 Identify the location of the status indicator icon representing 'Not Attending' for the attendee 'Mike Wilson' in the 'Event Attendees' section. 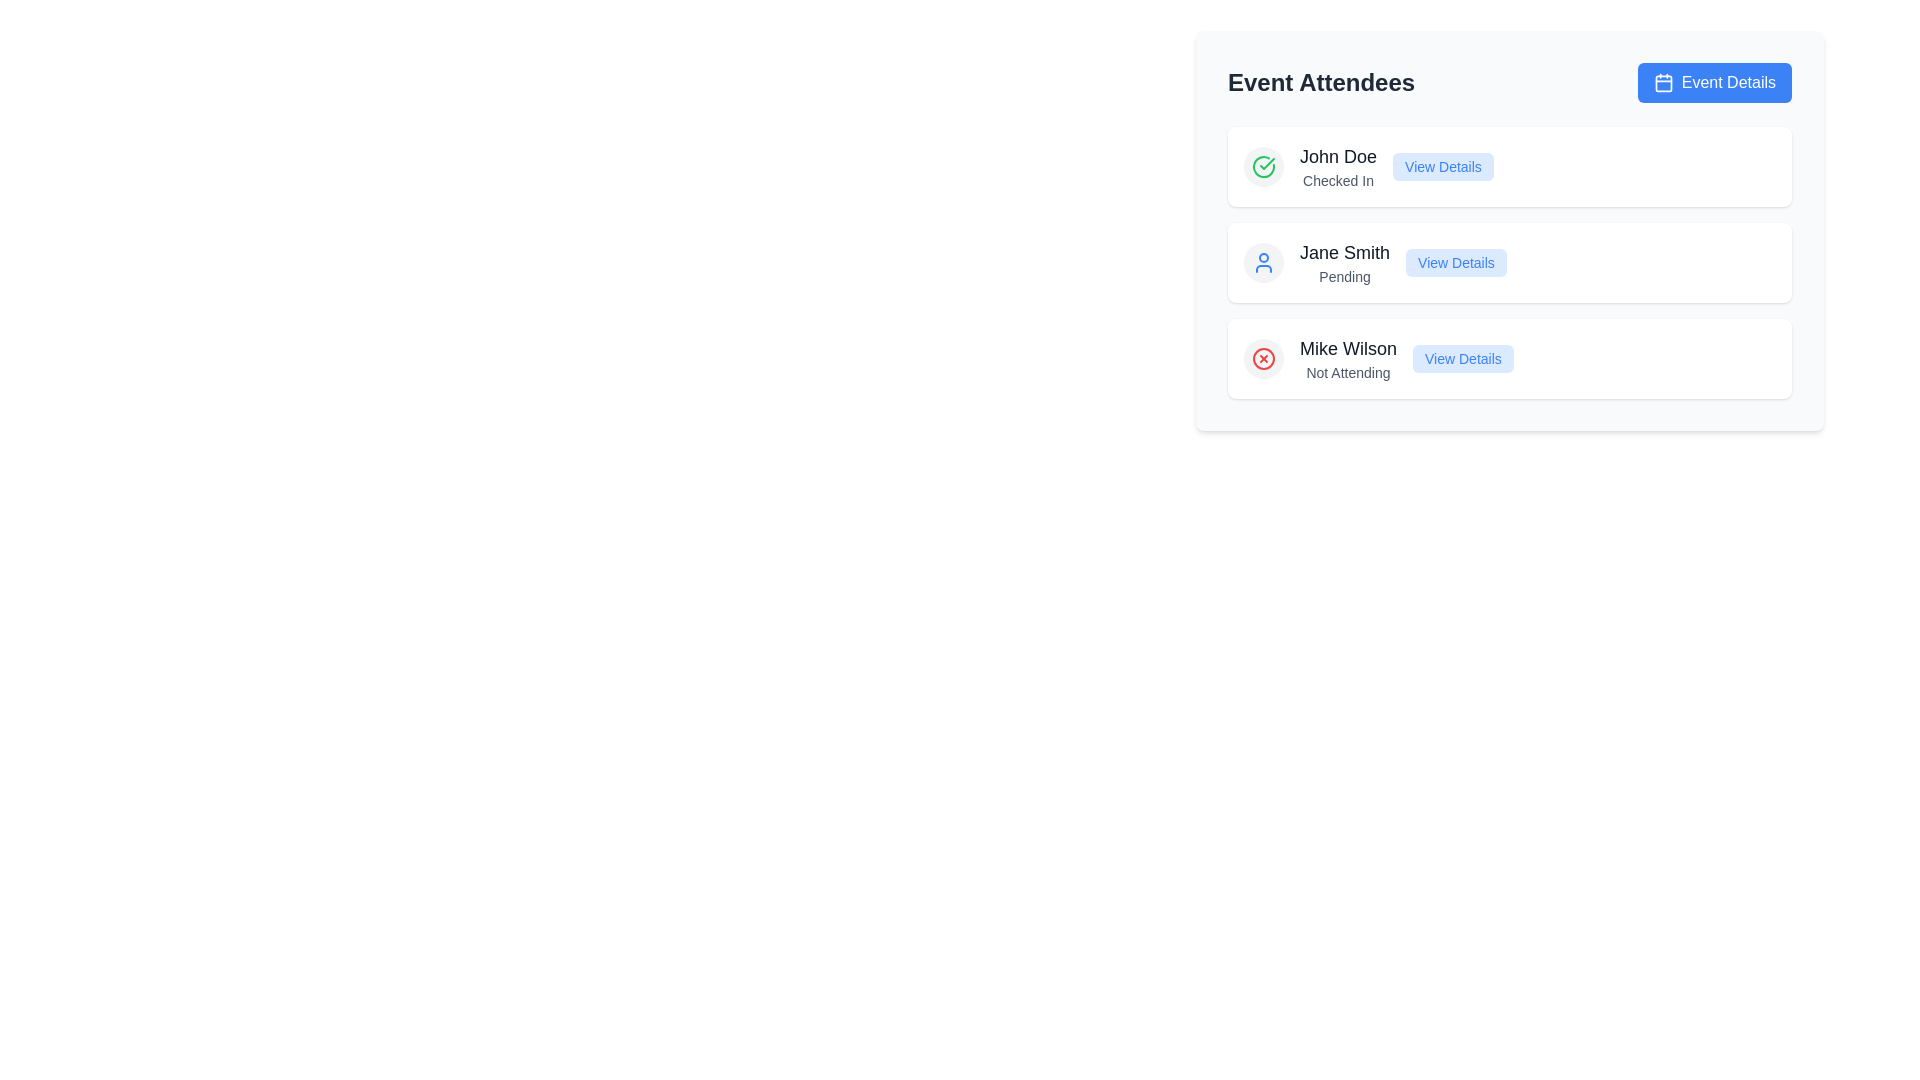
(1262, 357).